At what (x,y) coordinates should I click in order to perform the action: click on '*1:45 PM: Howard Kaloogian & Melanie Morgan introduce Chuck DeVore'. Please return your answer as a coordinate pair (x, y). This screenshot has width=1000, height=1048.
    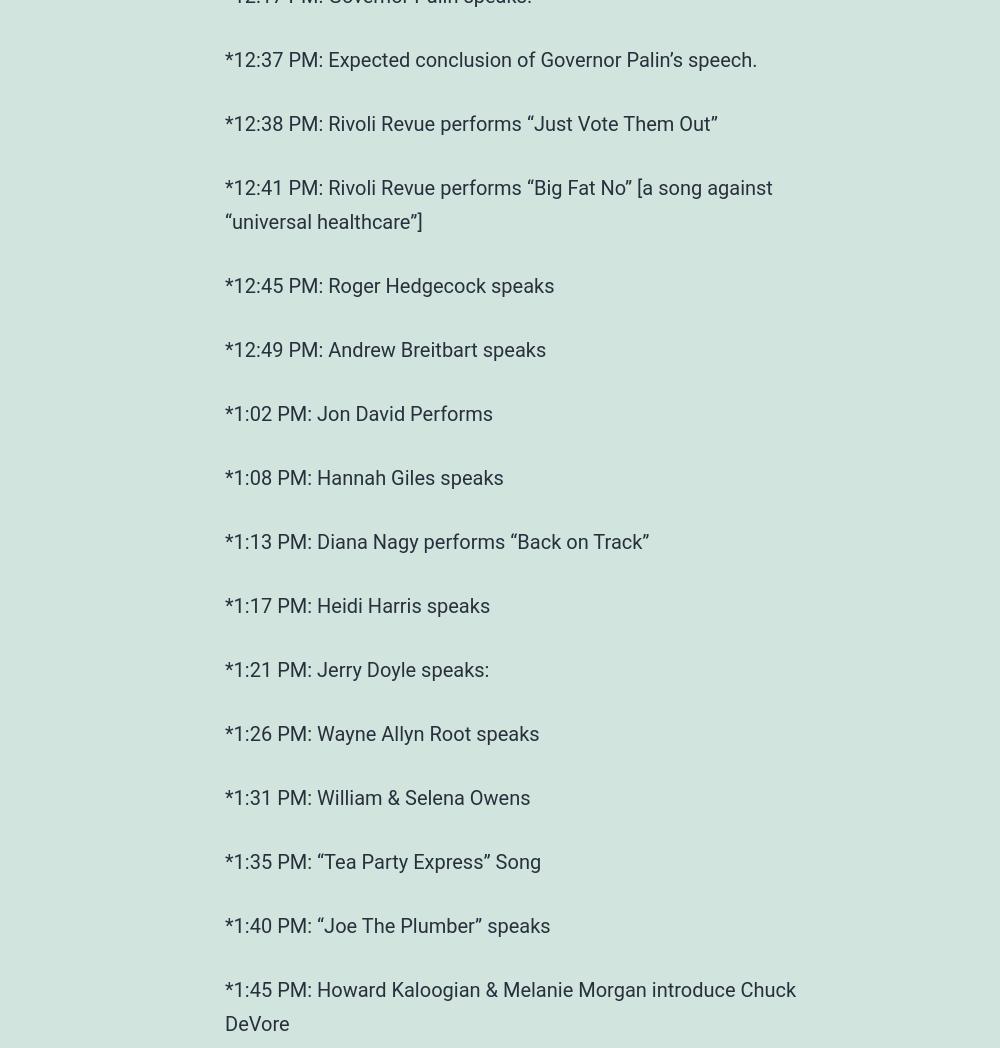
    Looking at the image, I should click on (224, 1005).